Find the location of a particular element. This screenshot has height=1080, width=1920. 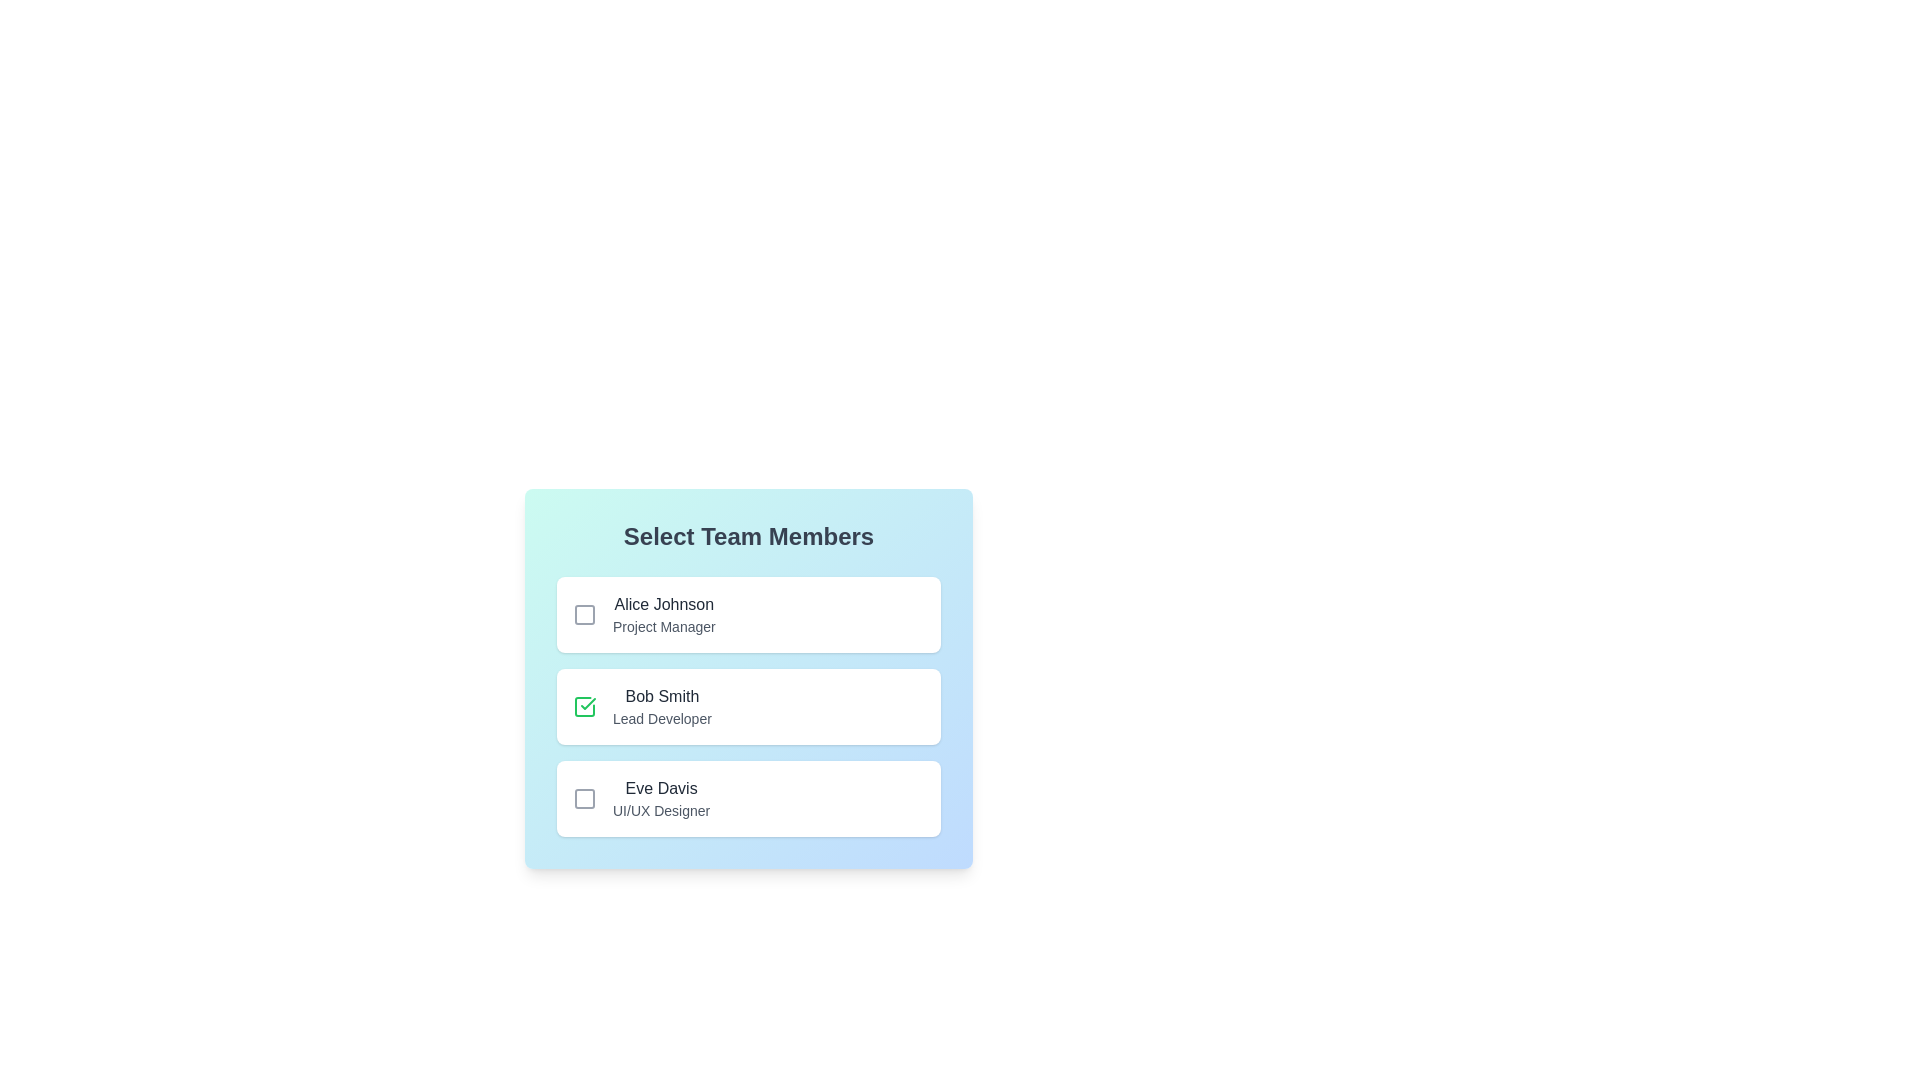

the state indicator icon representing the deselected status of the 'Eve Davis' option in the team member selection interface is located at coordinates (584, 797).